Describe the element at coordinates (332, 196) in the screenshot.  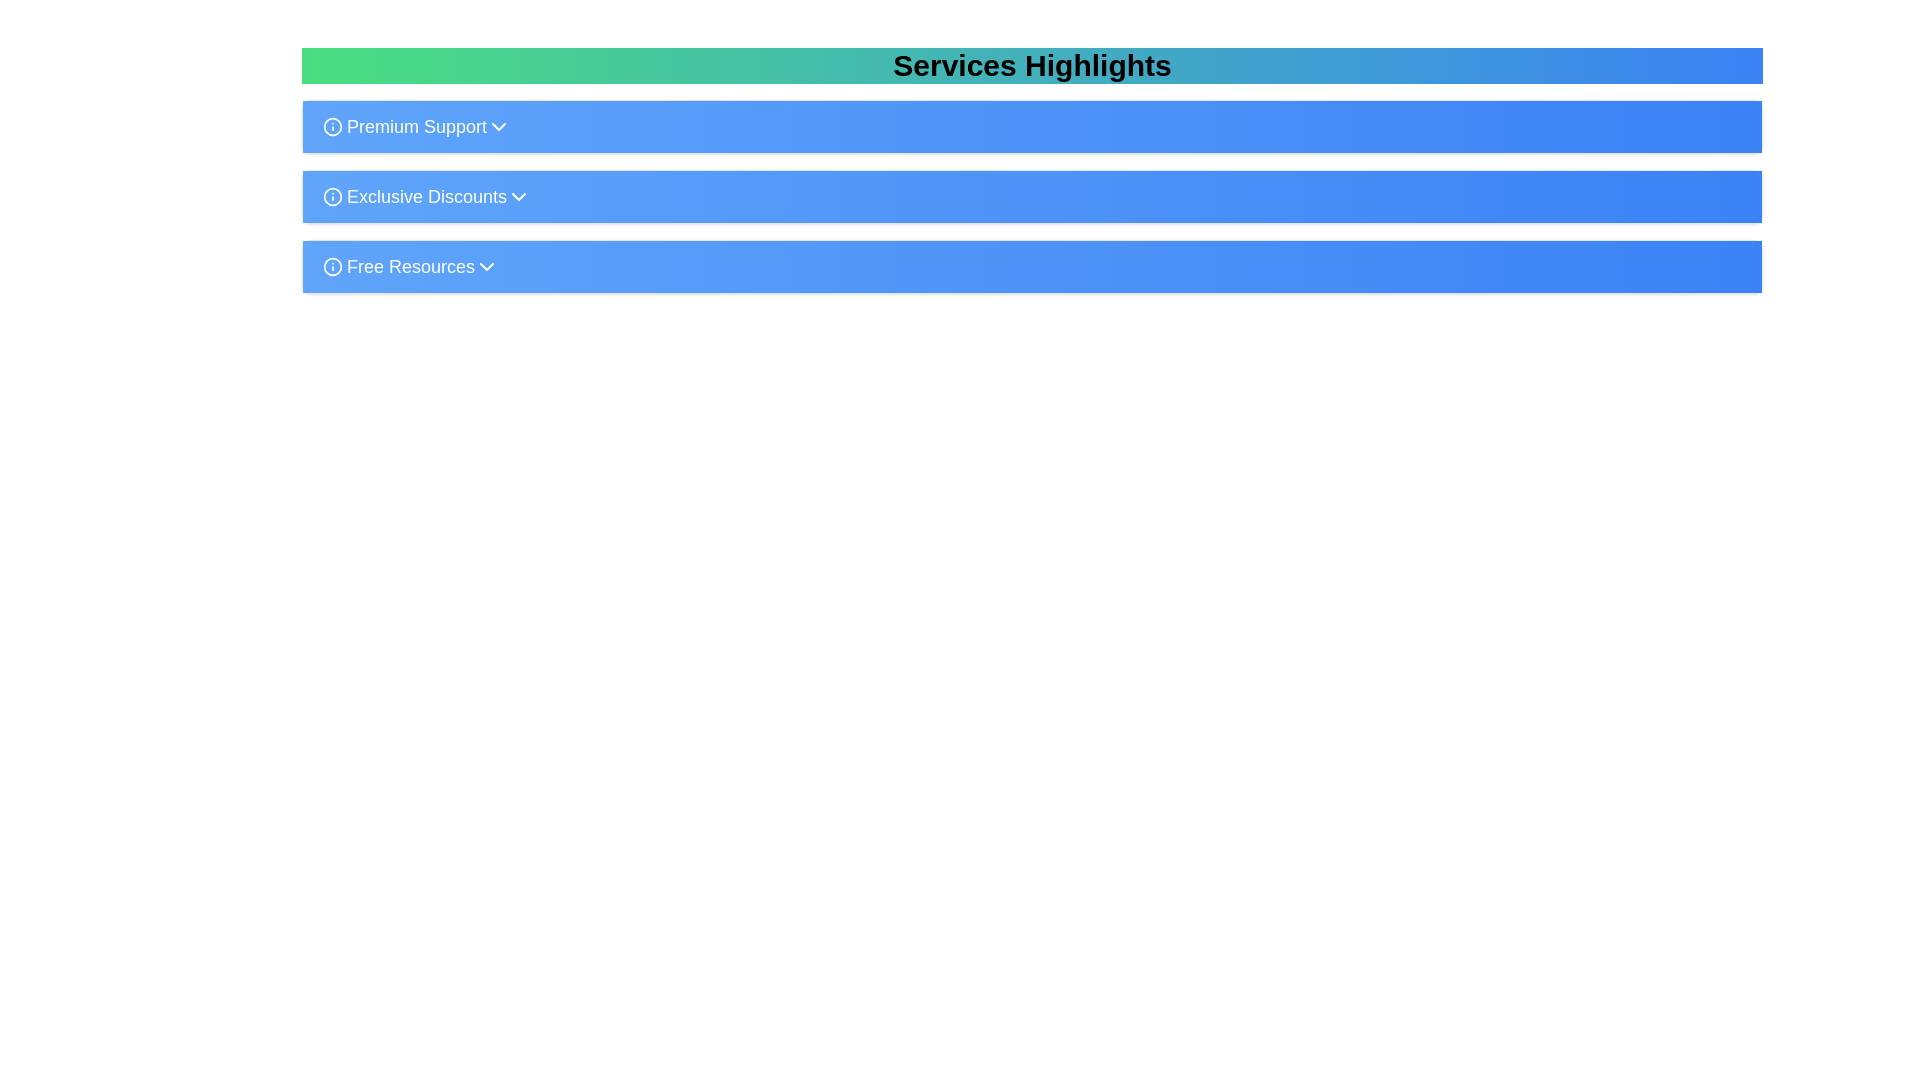
I see `the informational icon located in the second row of the 'Exclusive Discounts' list, positioned to the left of the text and adjacent to the dropdown arrow` at that location.